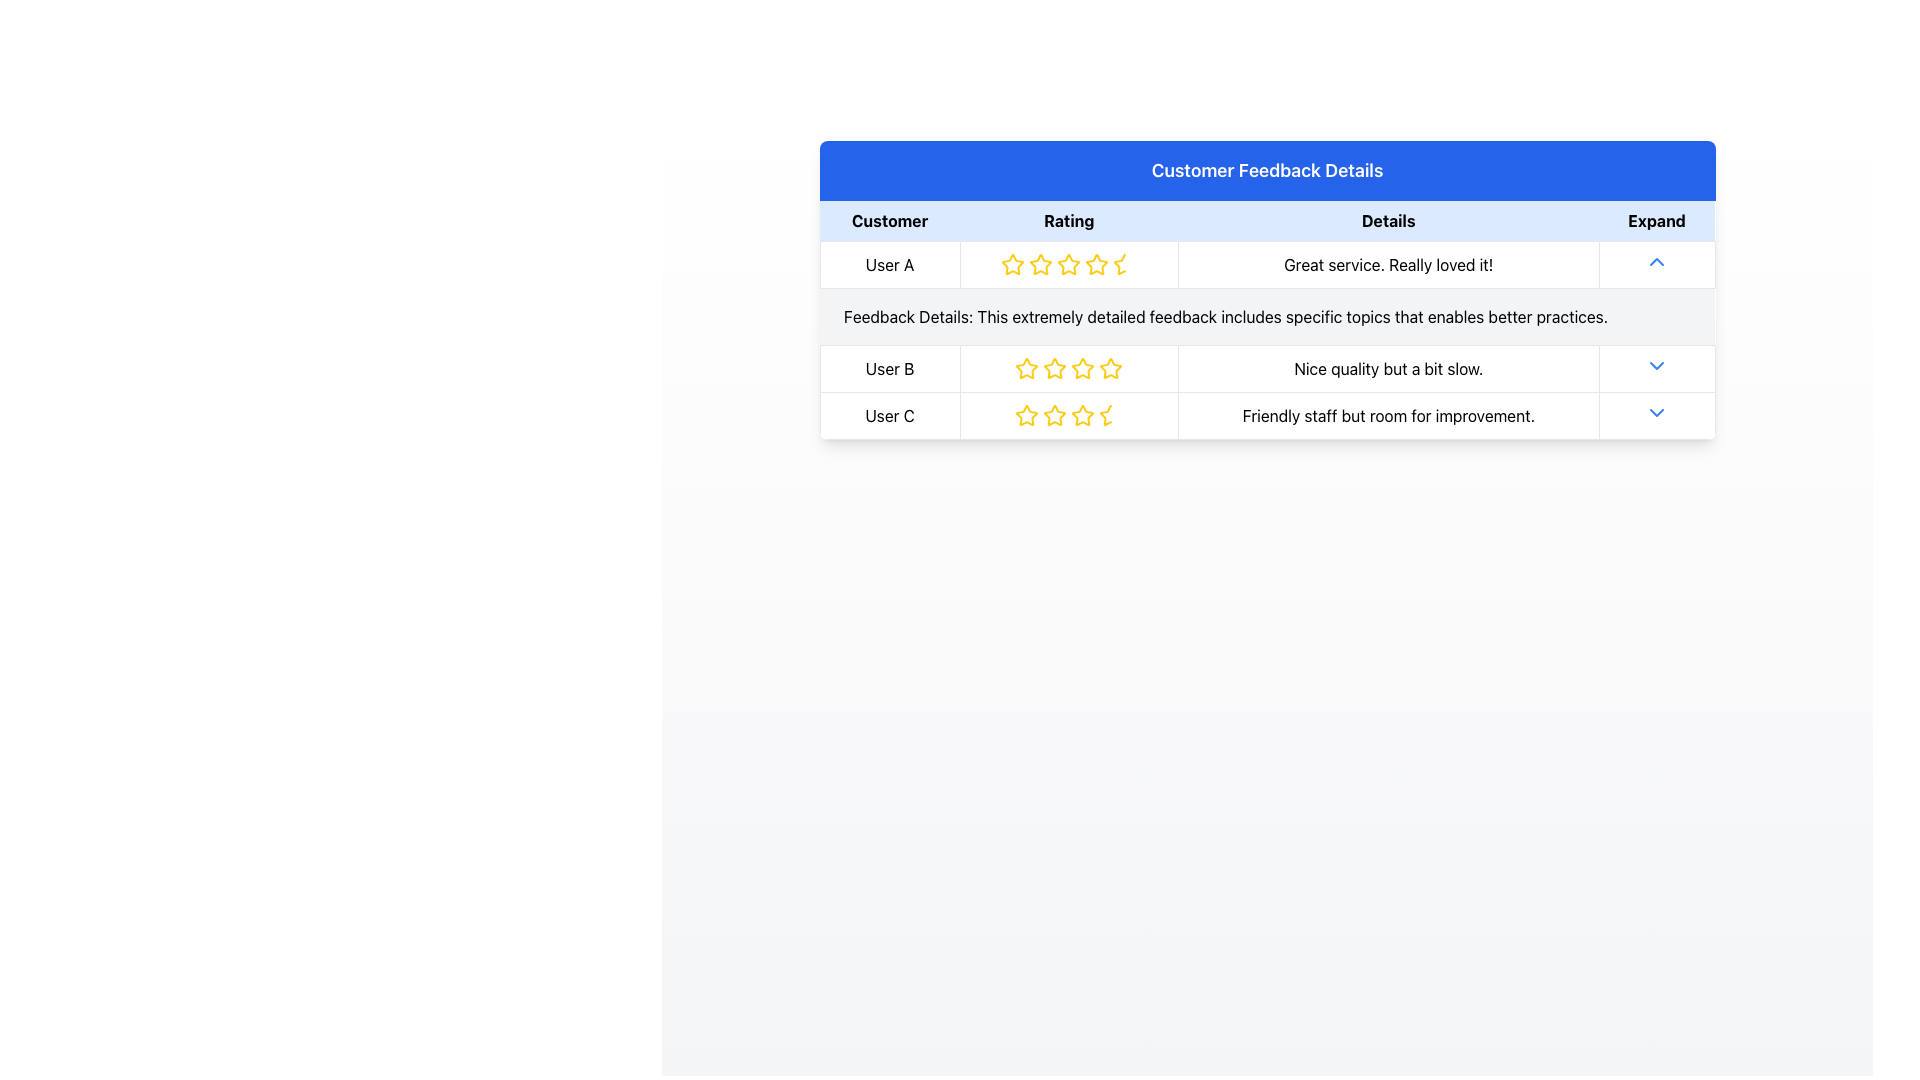 This screenshot has width=1920, height=1080. What do you see at coordinates (1082, 415) in the screenshot?
I see `the fourth yellow star icon representing the rating for 'User C'` at bounding box center [1082, 415].